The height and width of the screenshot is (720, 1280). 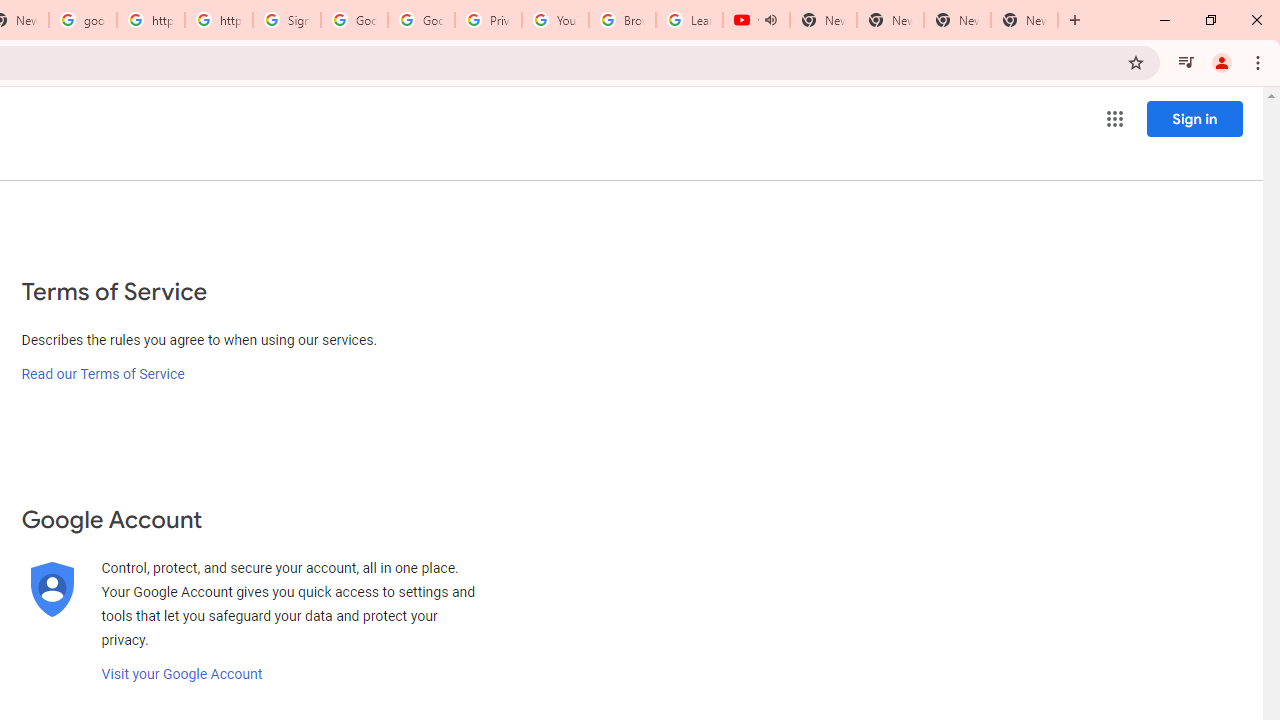 What do you see at coordinates (1024, 20) in the screenshot?
I see `'New Tab'` at bounding box center [1024, 20].